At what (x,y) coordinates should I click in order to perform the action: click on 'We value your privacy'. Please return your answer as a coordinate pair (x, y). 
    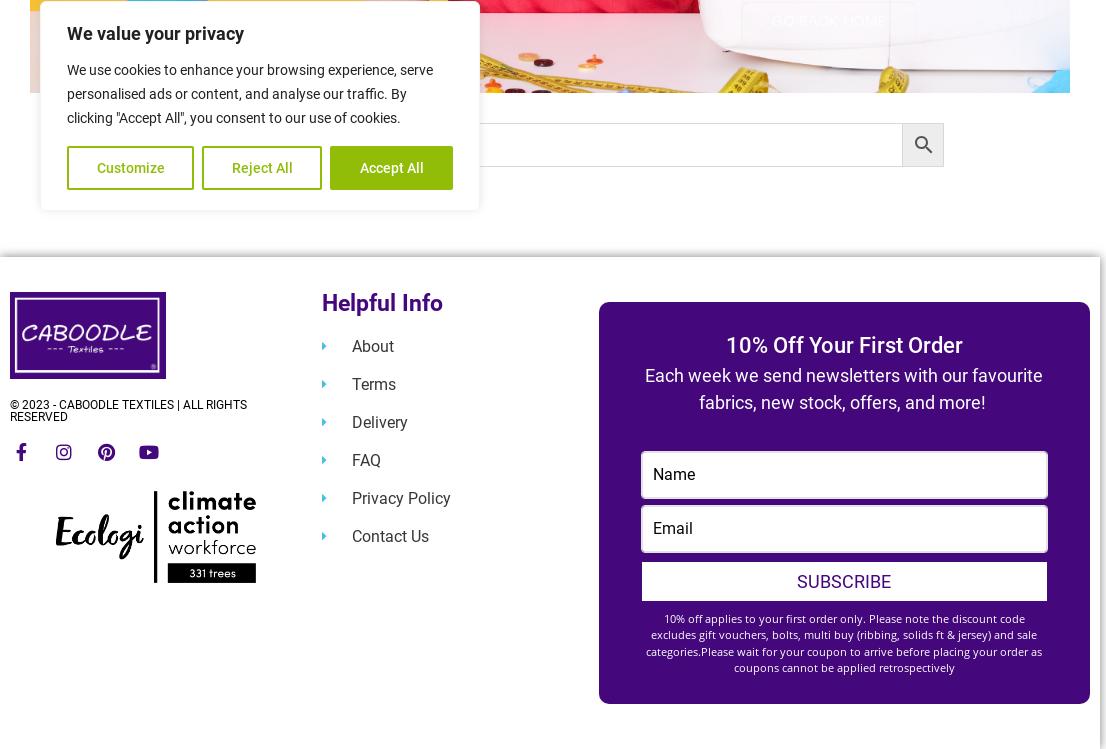
    Looking at the image, I should click on (154, 33).